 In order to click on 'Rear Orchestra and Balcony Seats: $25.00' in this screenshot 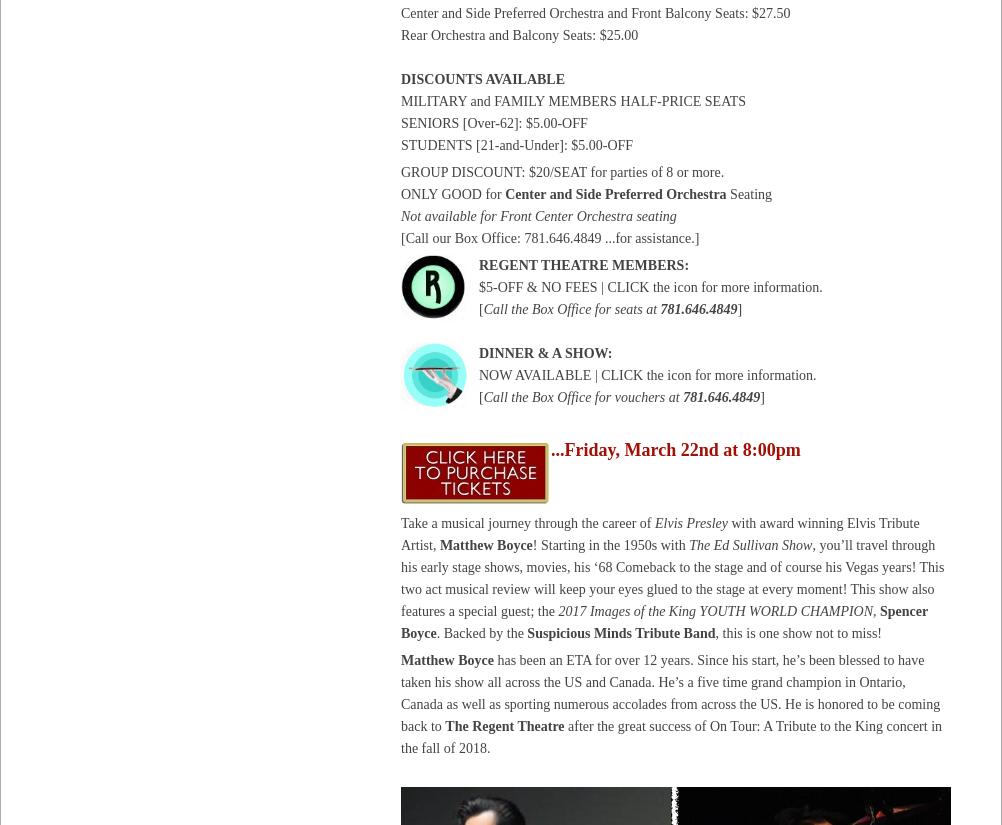, I will do `click(519, 35)`.